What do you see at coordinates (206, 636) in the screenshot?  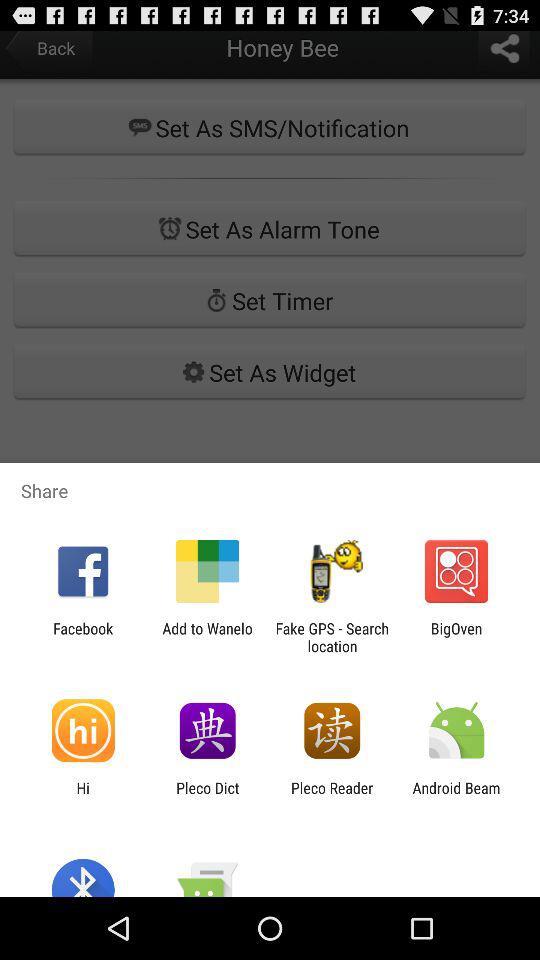 I see `the app next to fake gps search item` at bounding box center [206, 636].